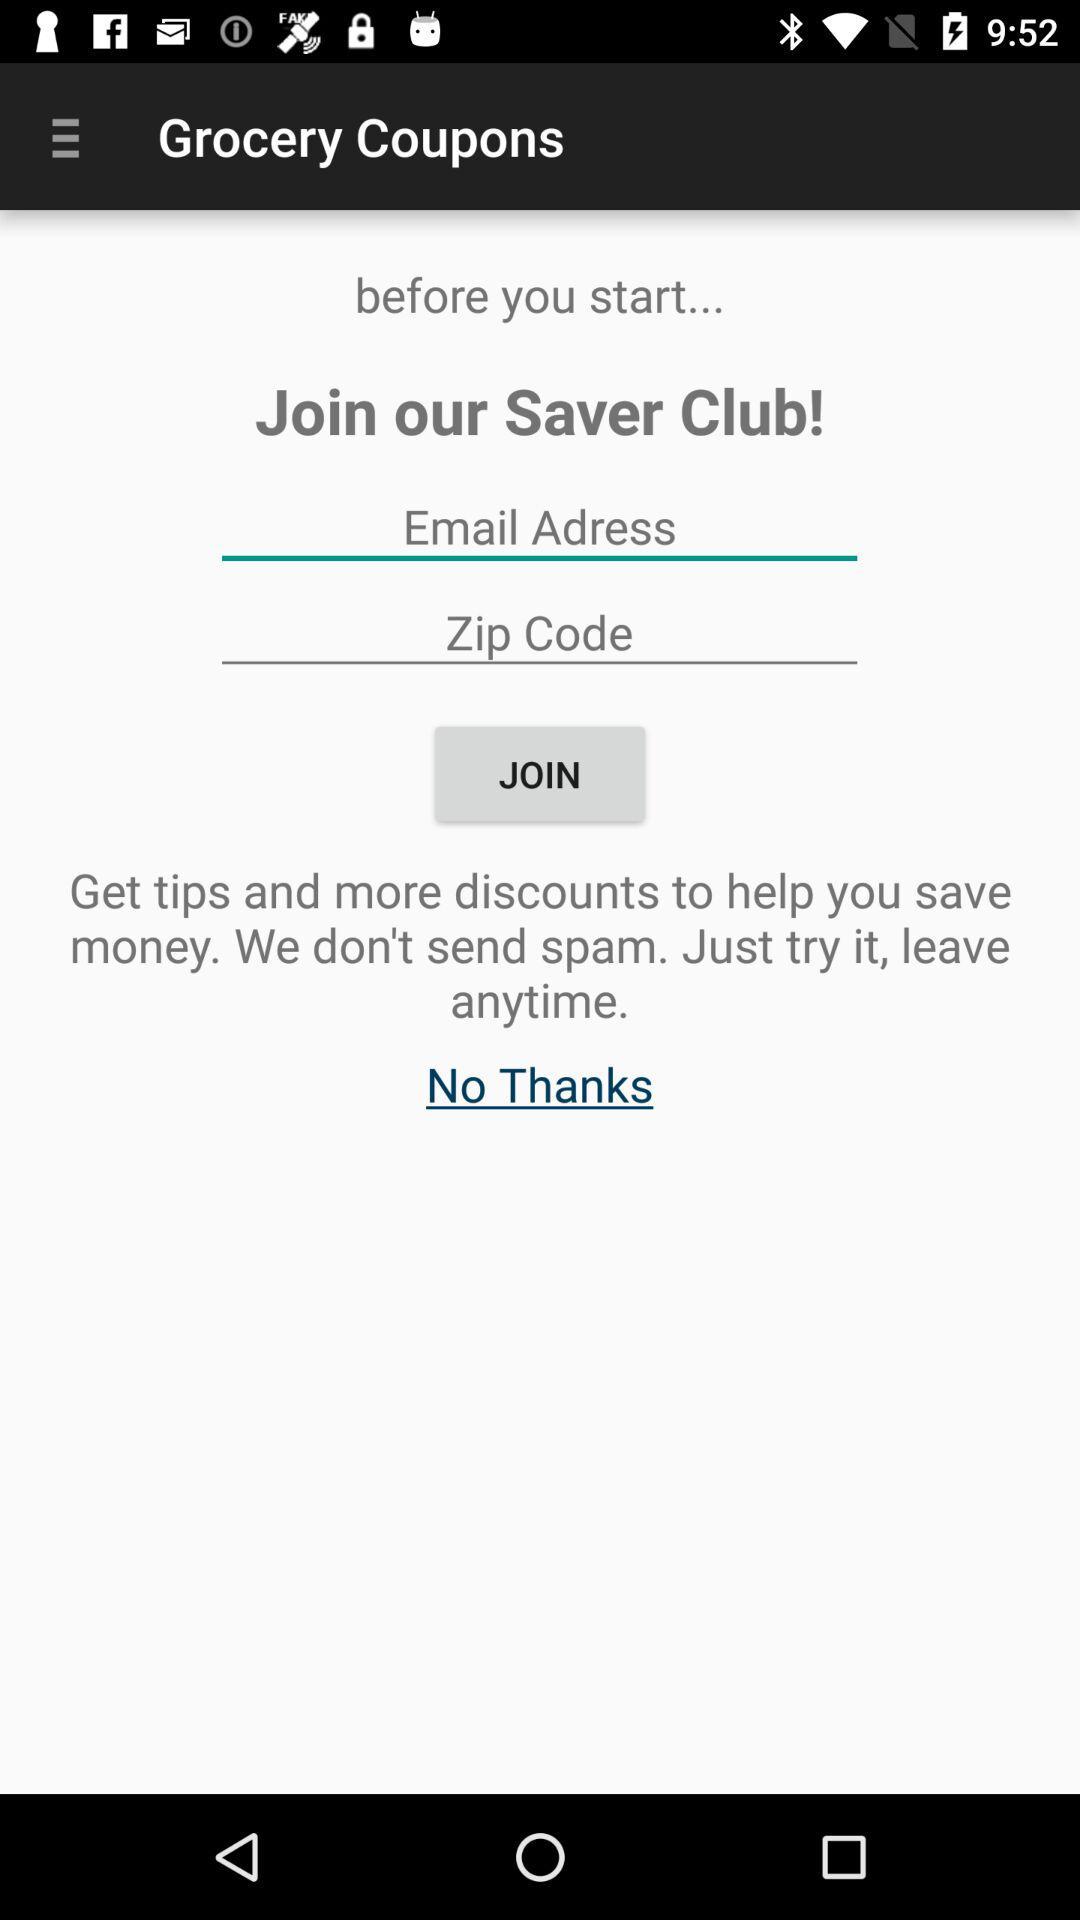 This screenshot has width=1080, height=1920. I want to click on your email address, so click(538, 526).